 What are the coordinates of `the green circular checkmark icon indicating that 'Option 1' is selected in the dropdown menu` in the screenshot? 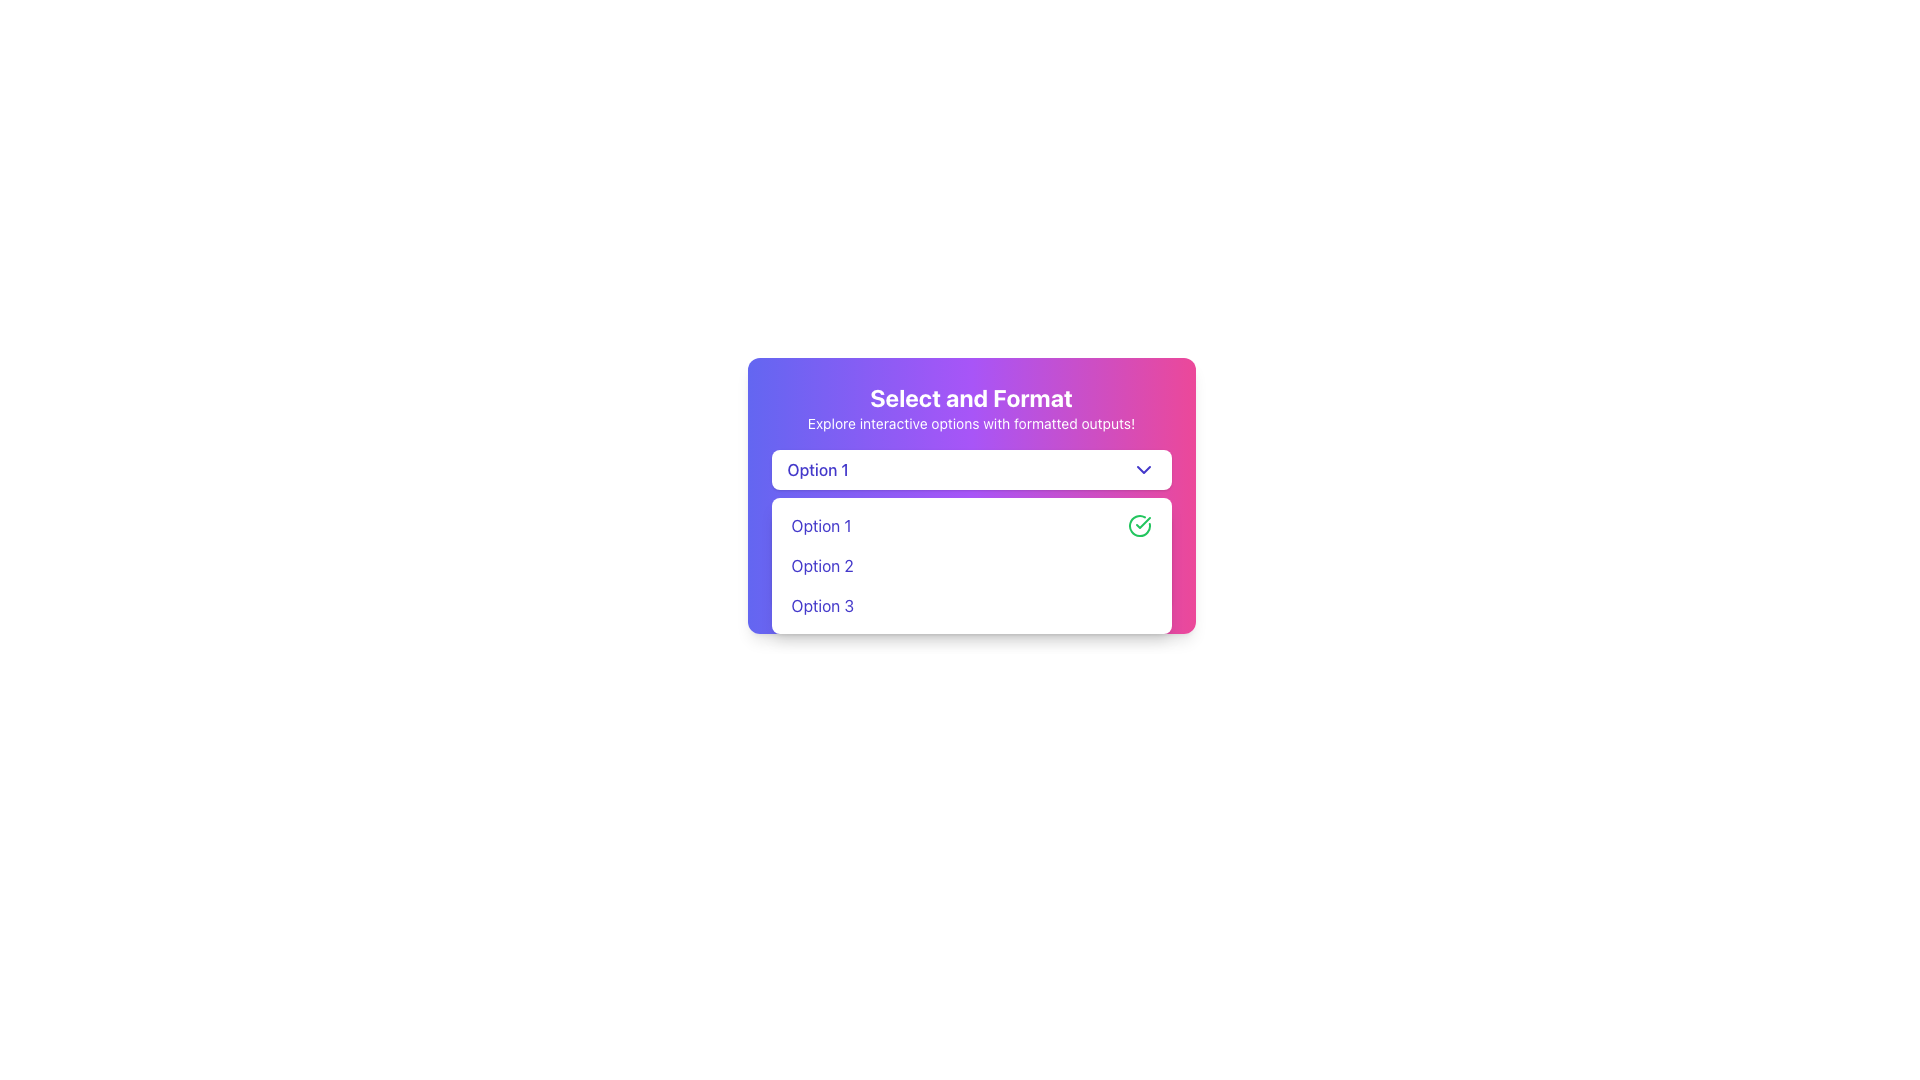 It's located at (1142, 522).